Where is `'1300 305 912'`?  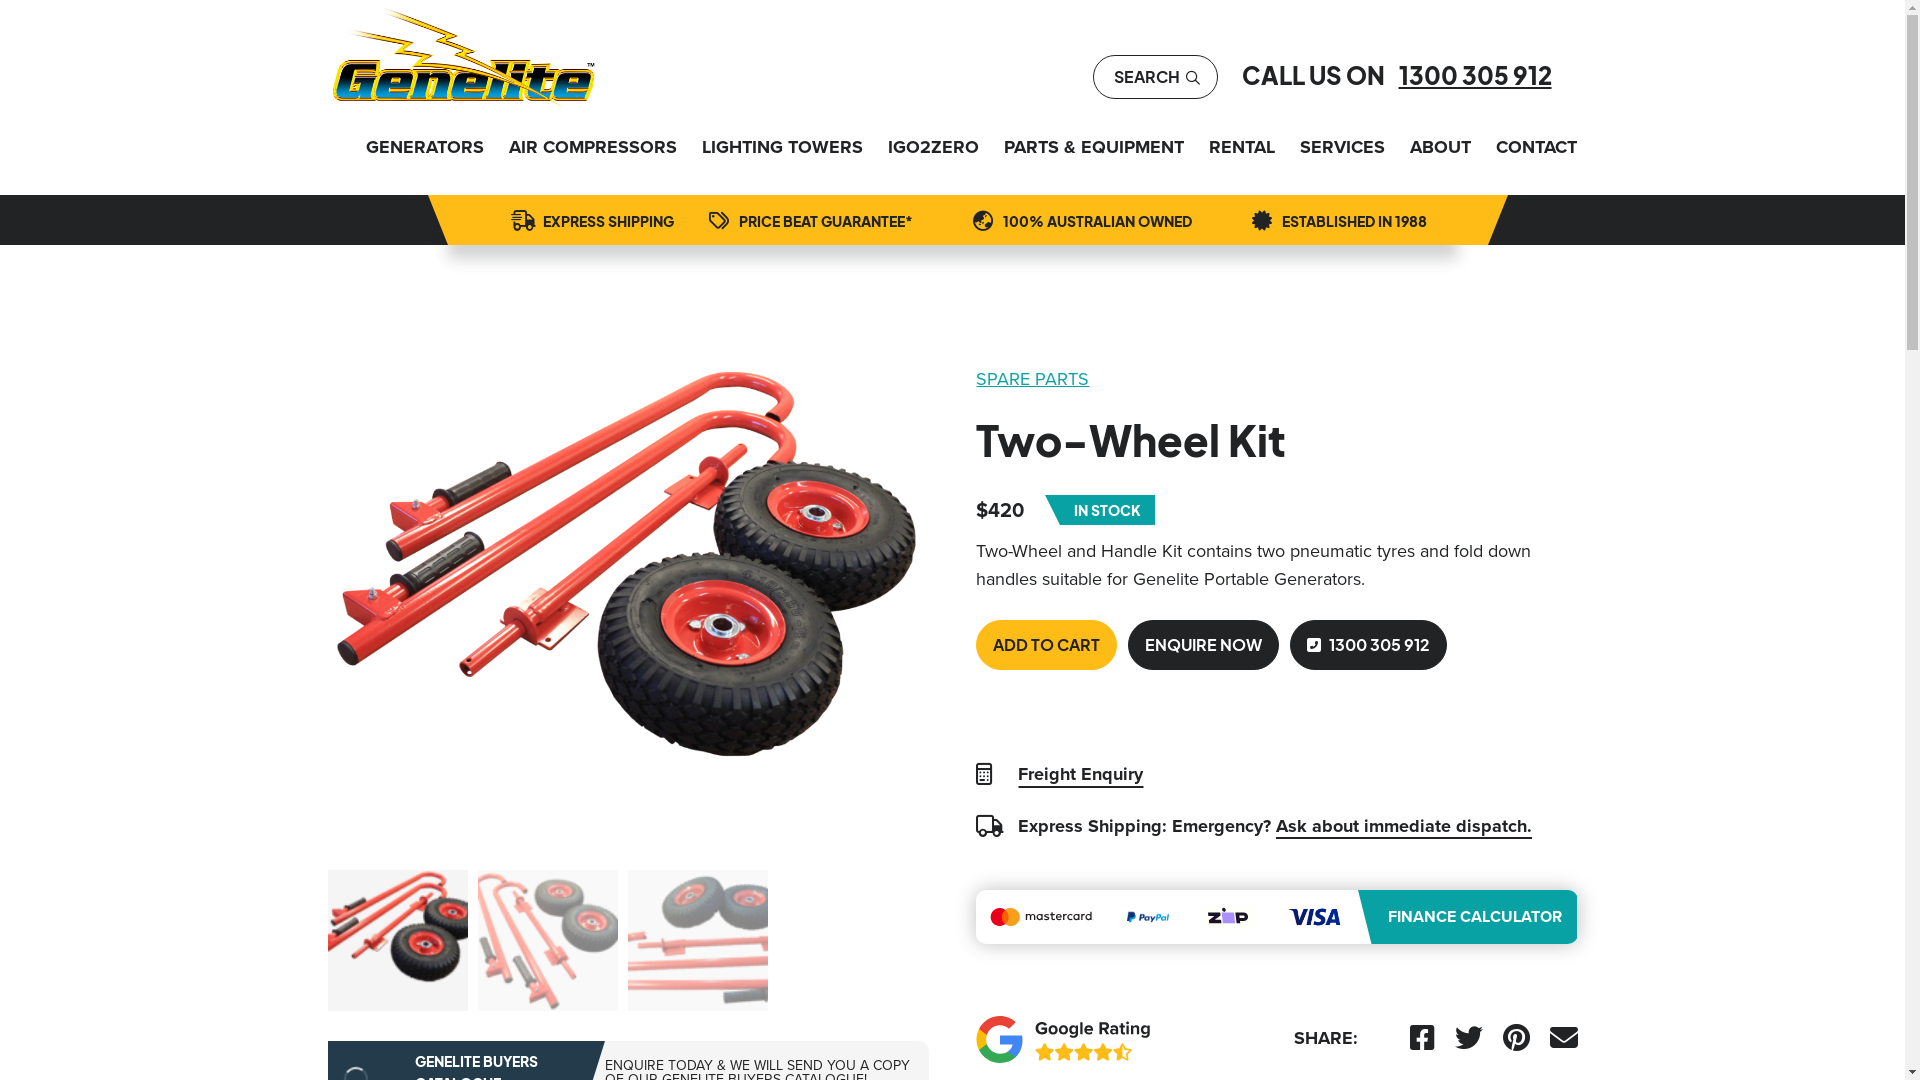 '1300 305 912' is located at coordinates (1474, 73).